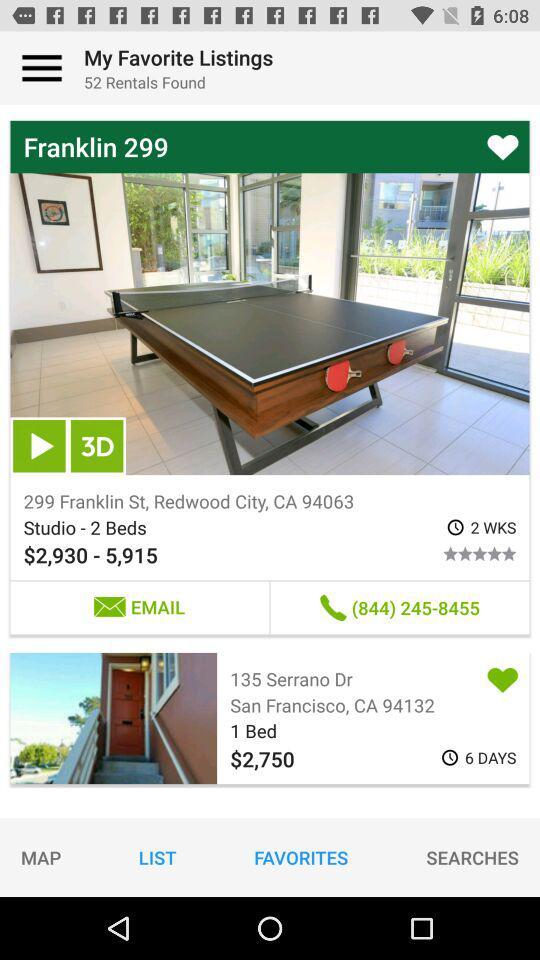 This screenshot has width=540, height=960. I want to click on the item at the top left corner, so click(42, 68).